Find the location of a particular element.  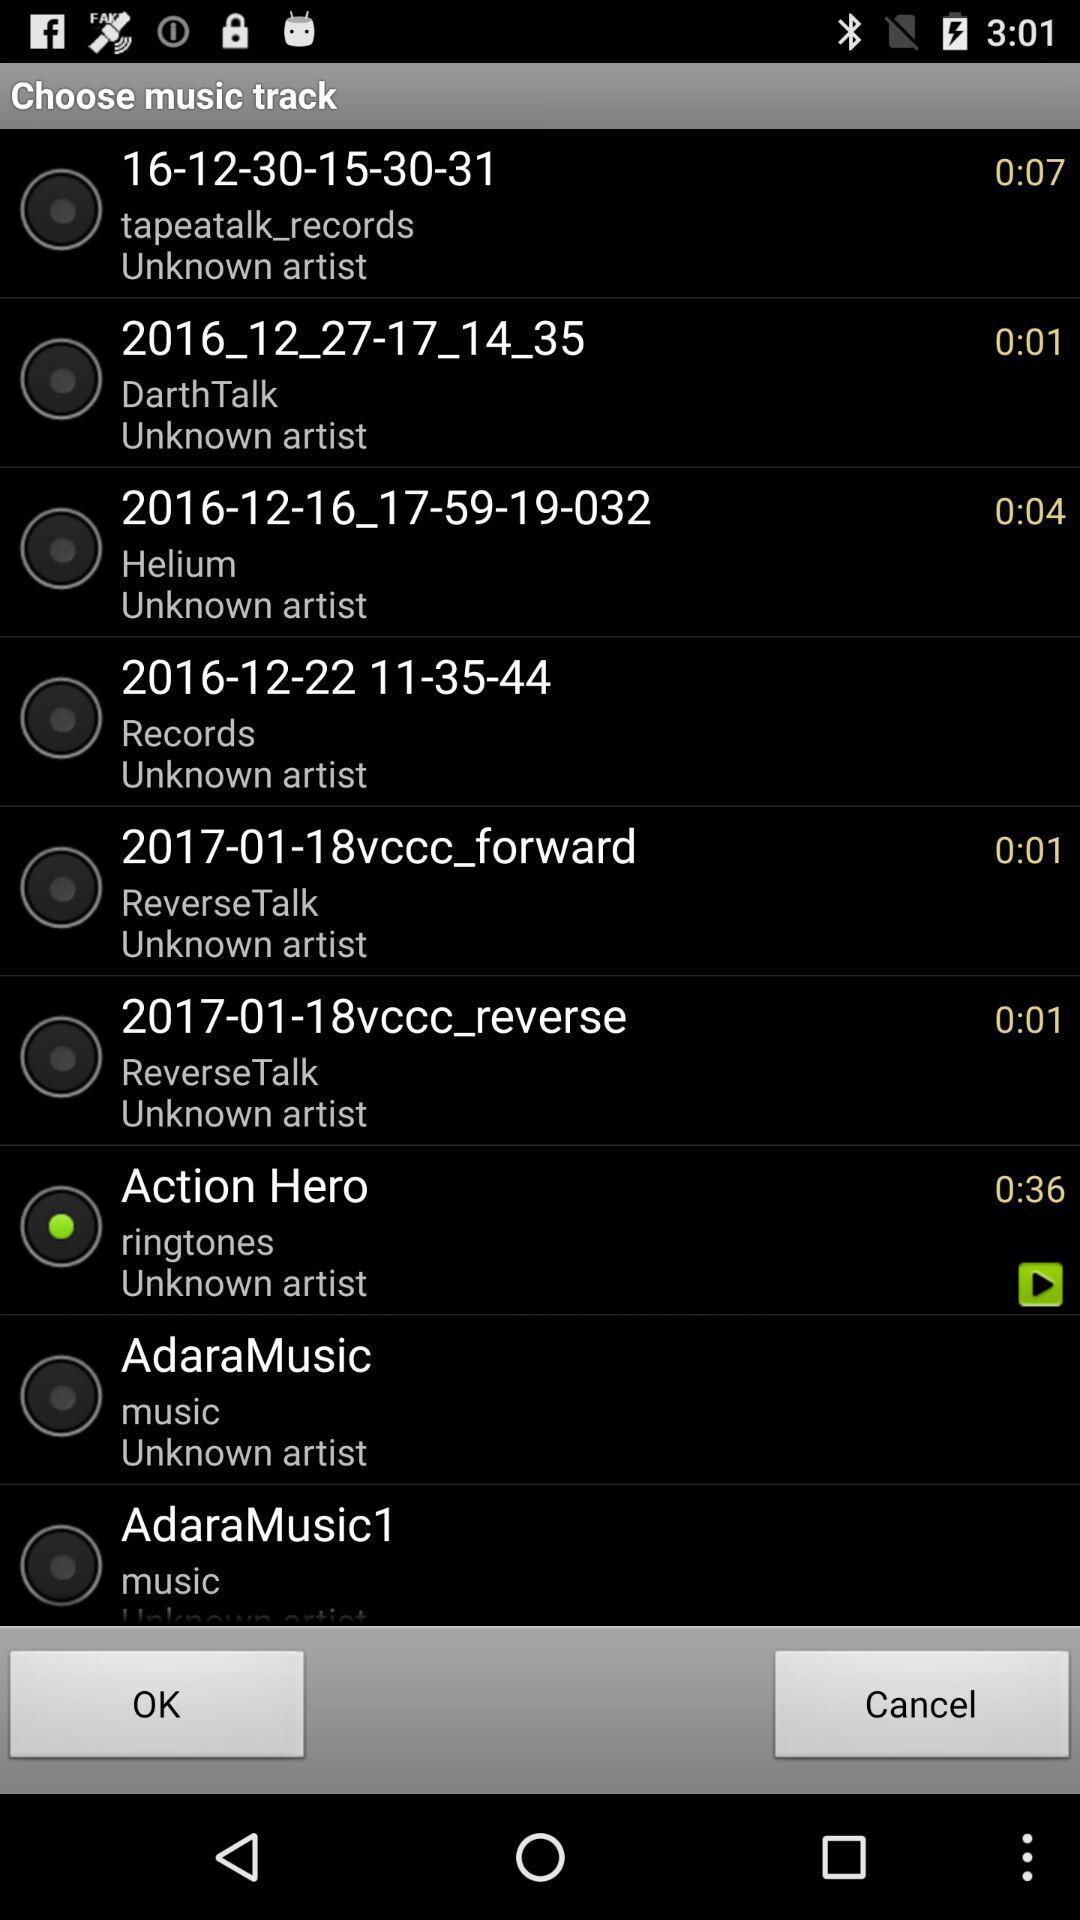

button to the left of cancel is located at coordinates (156, 1708).